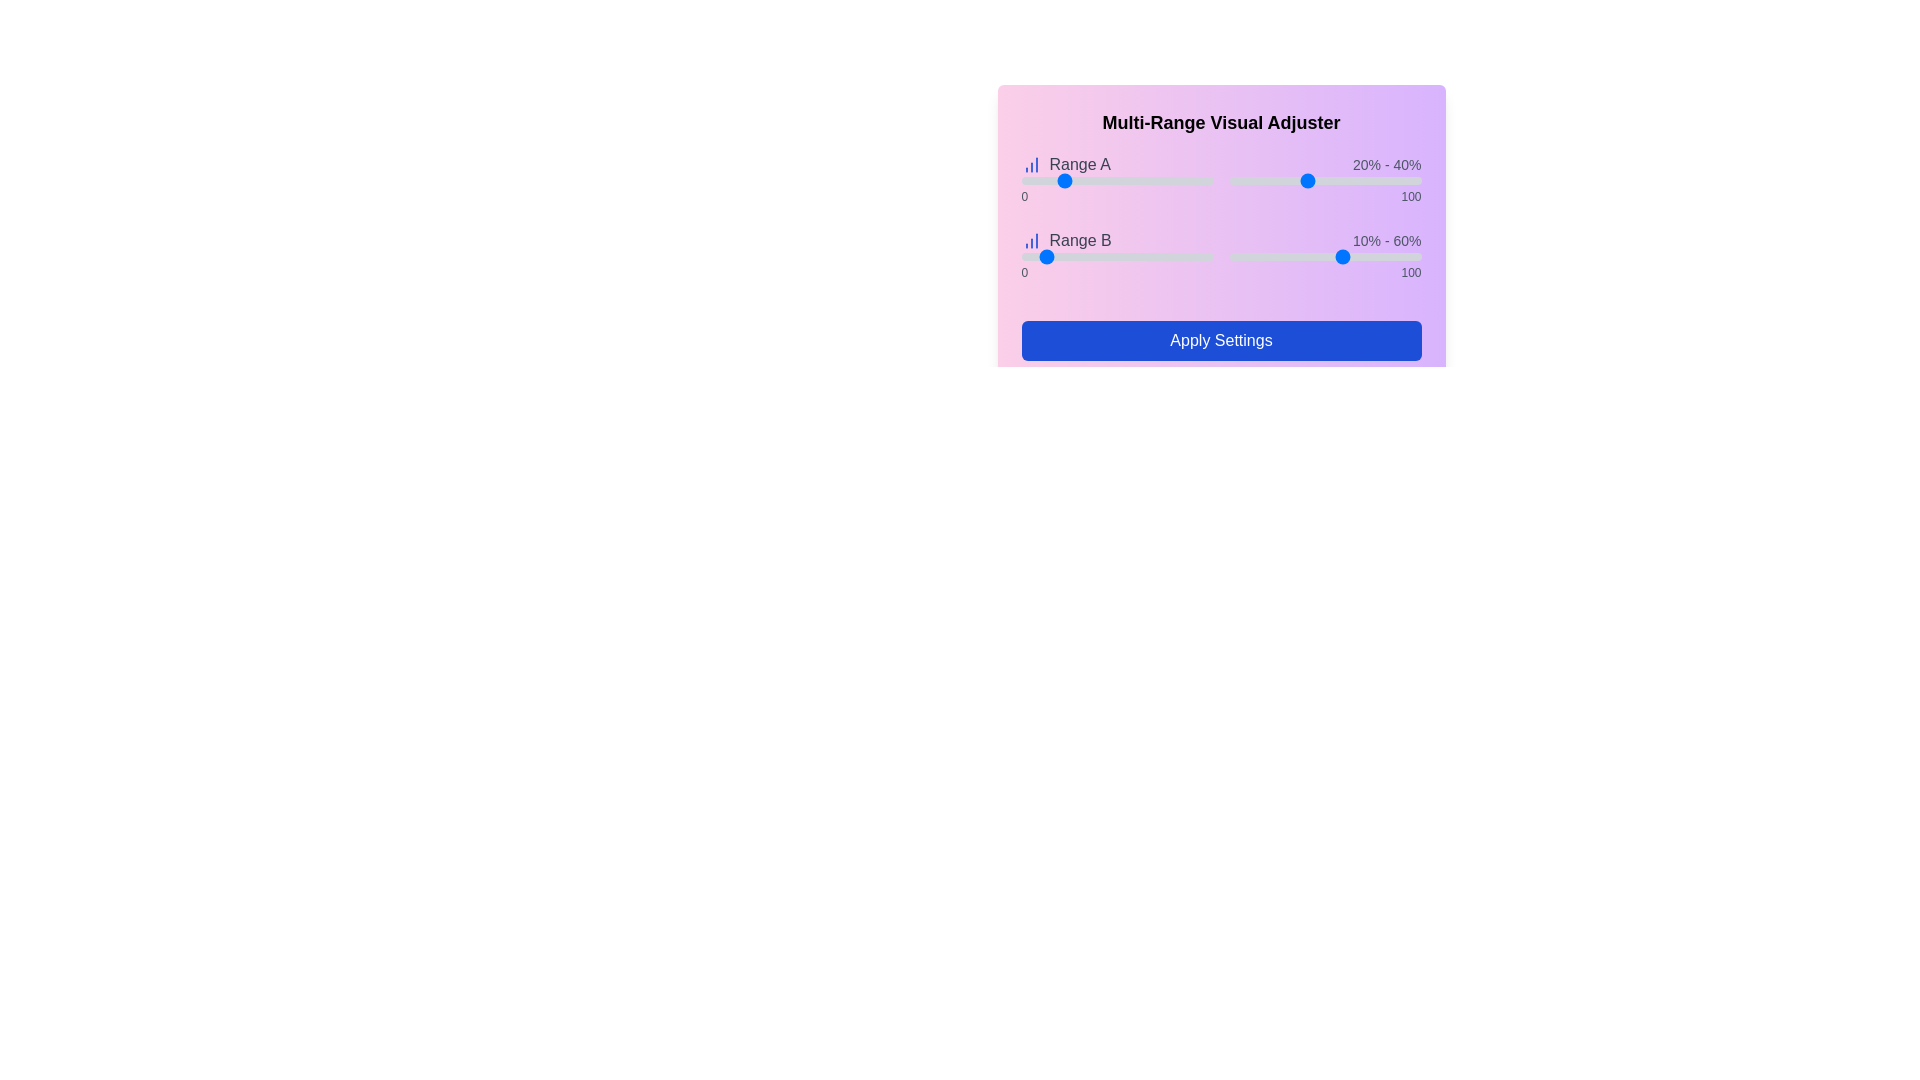 The width and height of the screenshot is (1920, 1080). Describe the element at coordinates (1041, 181) in the screenshot. I see `the slider` at that location.